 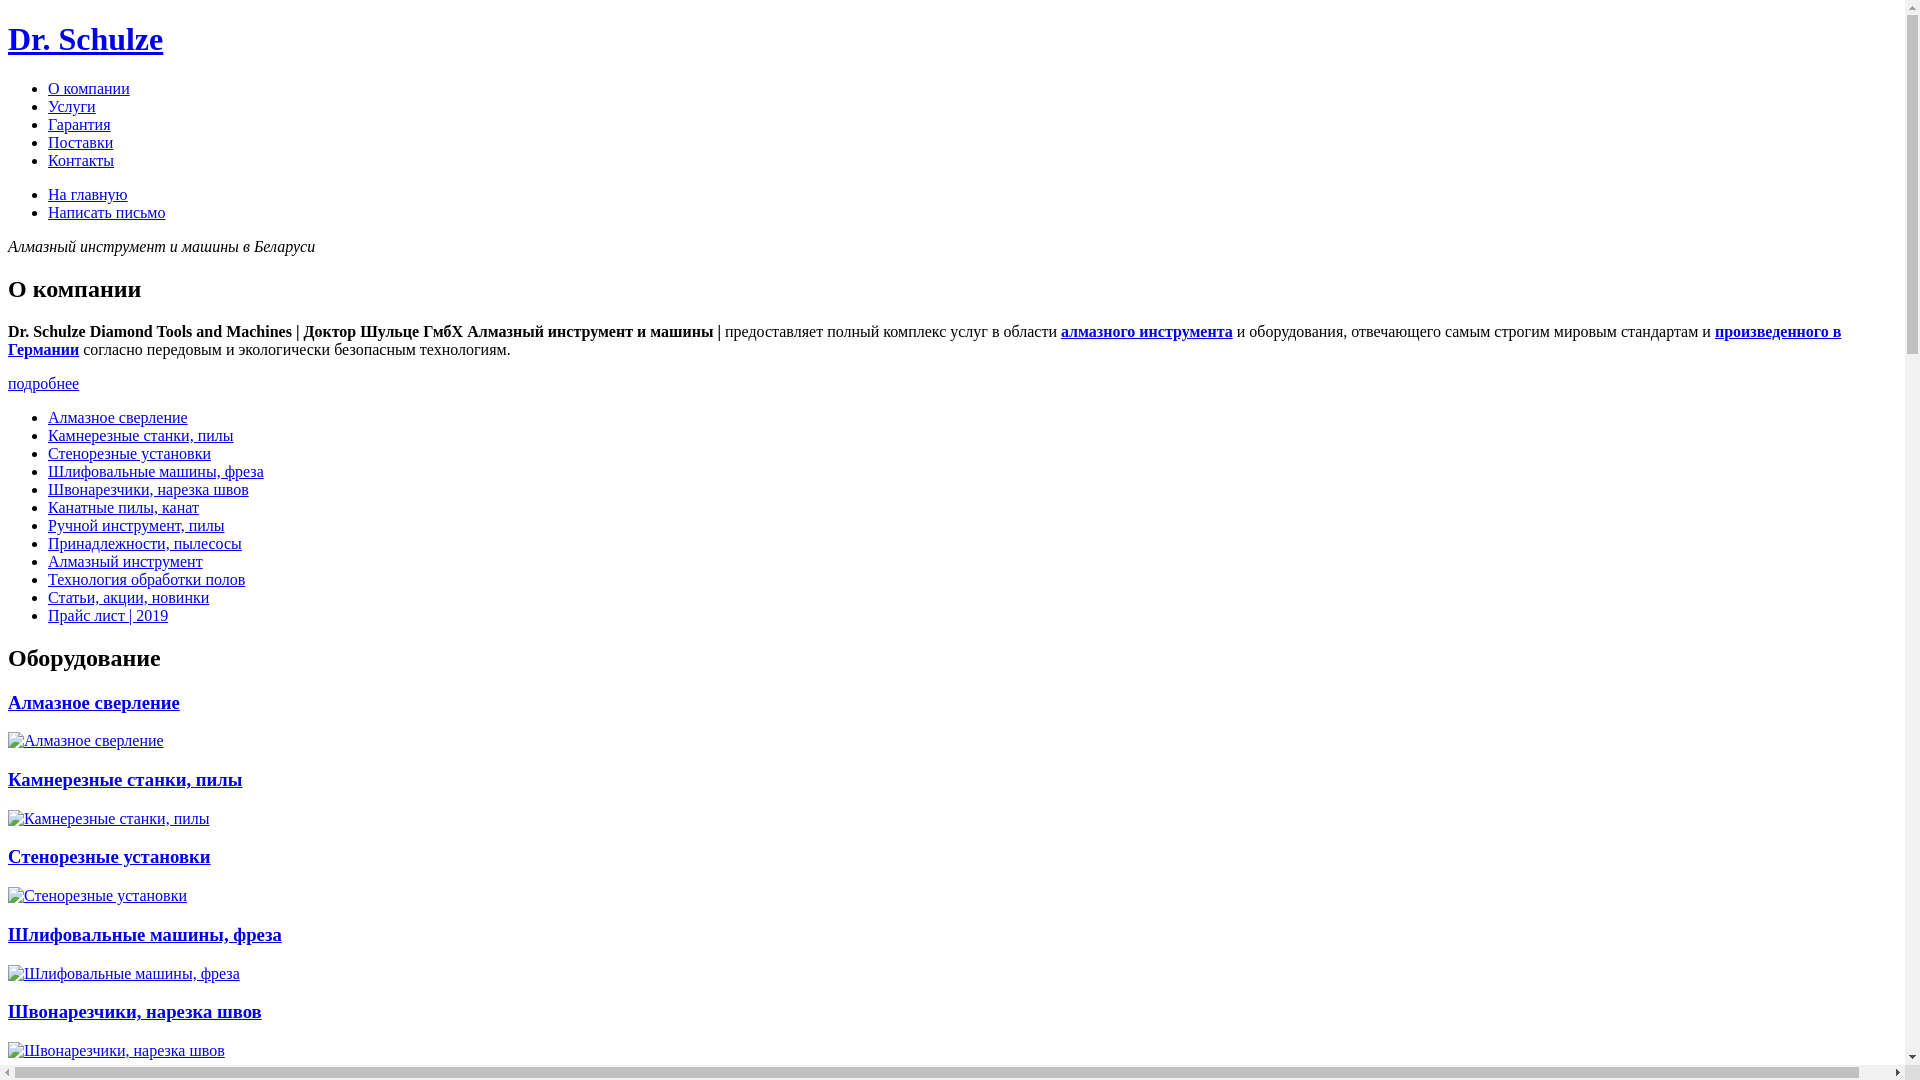 What do you see at coordinates (84, 38) in the screenshot?
I see `'Dr. Schulze'` at bounding box center [84, 38].